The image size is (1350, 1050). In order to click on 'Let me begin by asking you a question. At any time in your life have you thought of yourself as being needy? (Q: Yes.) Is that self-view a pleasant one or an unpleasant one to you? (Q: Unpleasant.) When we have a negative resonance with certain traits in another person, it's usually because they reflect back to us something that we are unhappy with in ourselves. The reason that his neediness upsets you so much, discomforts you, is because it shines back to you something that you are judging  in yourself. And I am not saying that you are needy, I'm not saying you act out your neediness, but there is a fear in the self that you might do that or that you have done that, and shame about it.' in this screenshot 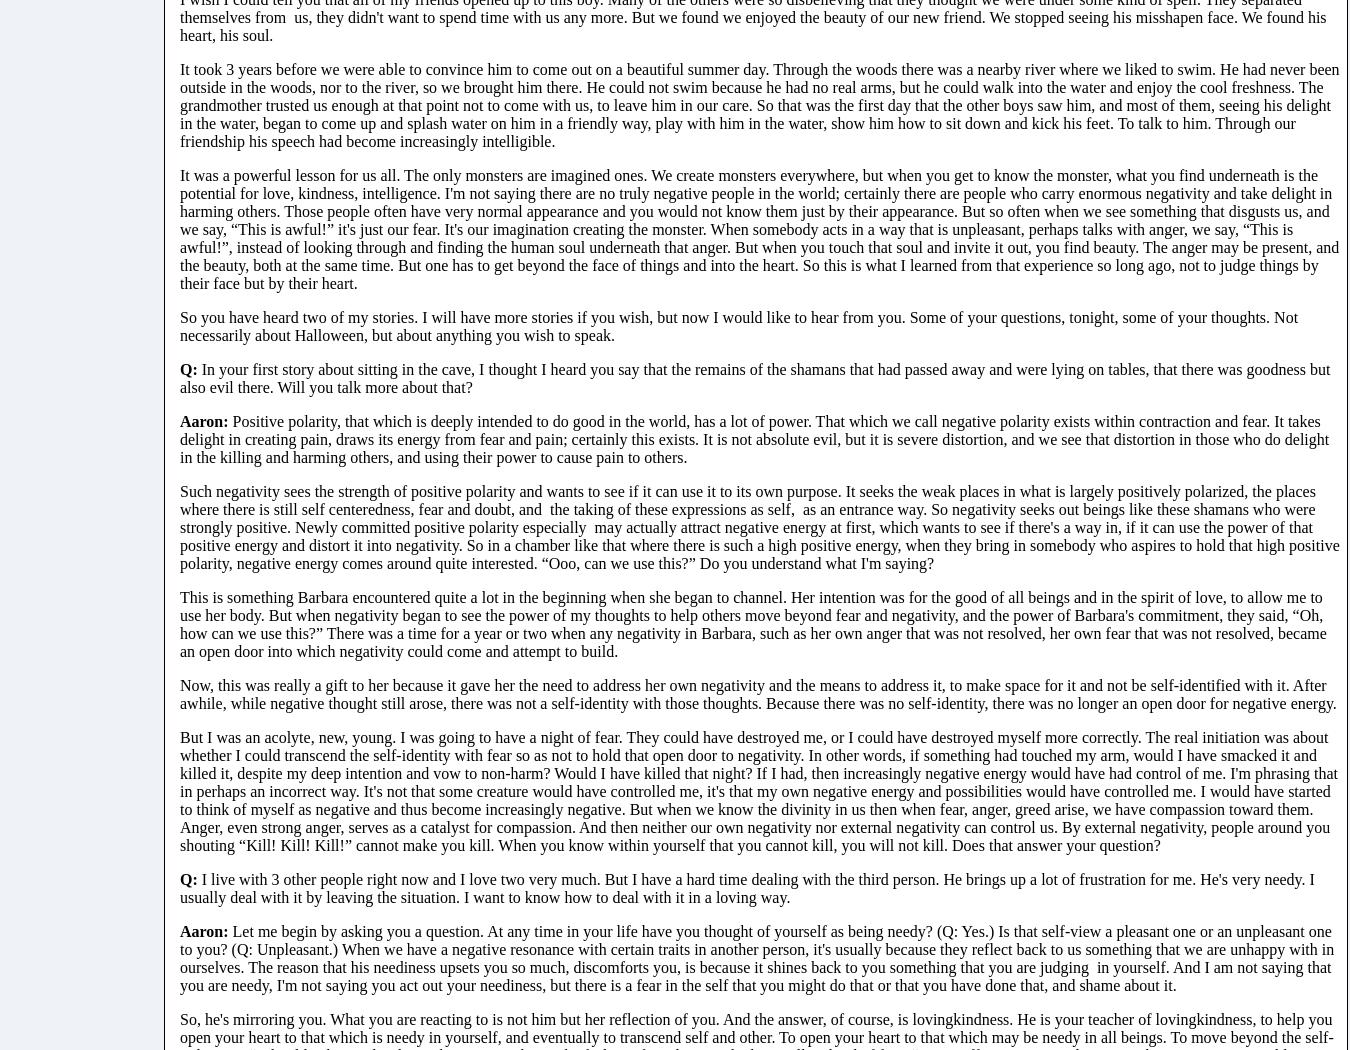, I will do `click(755, 956)`.